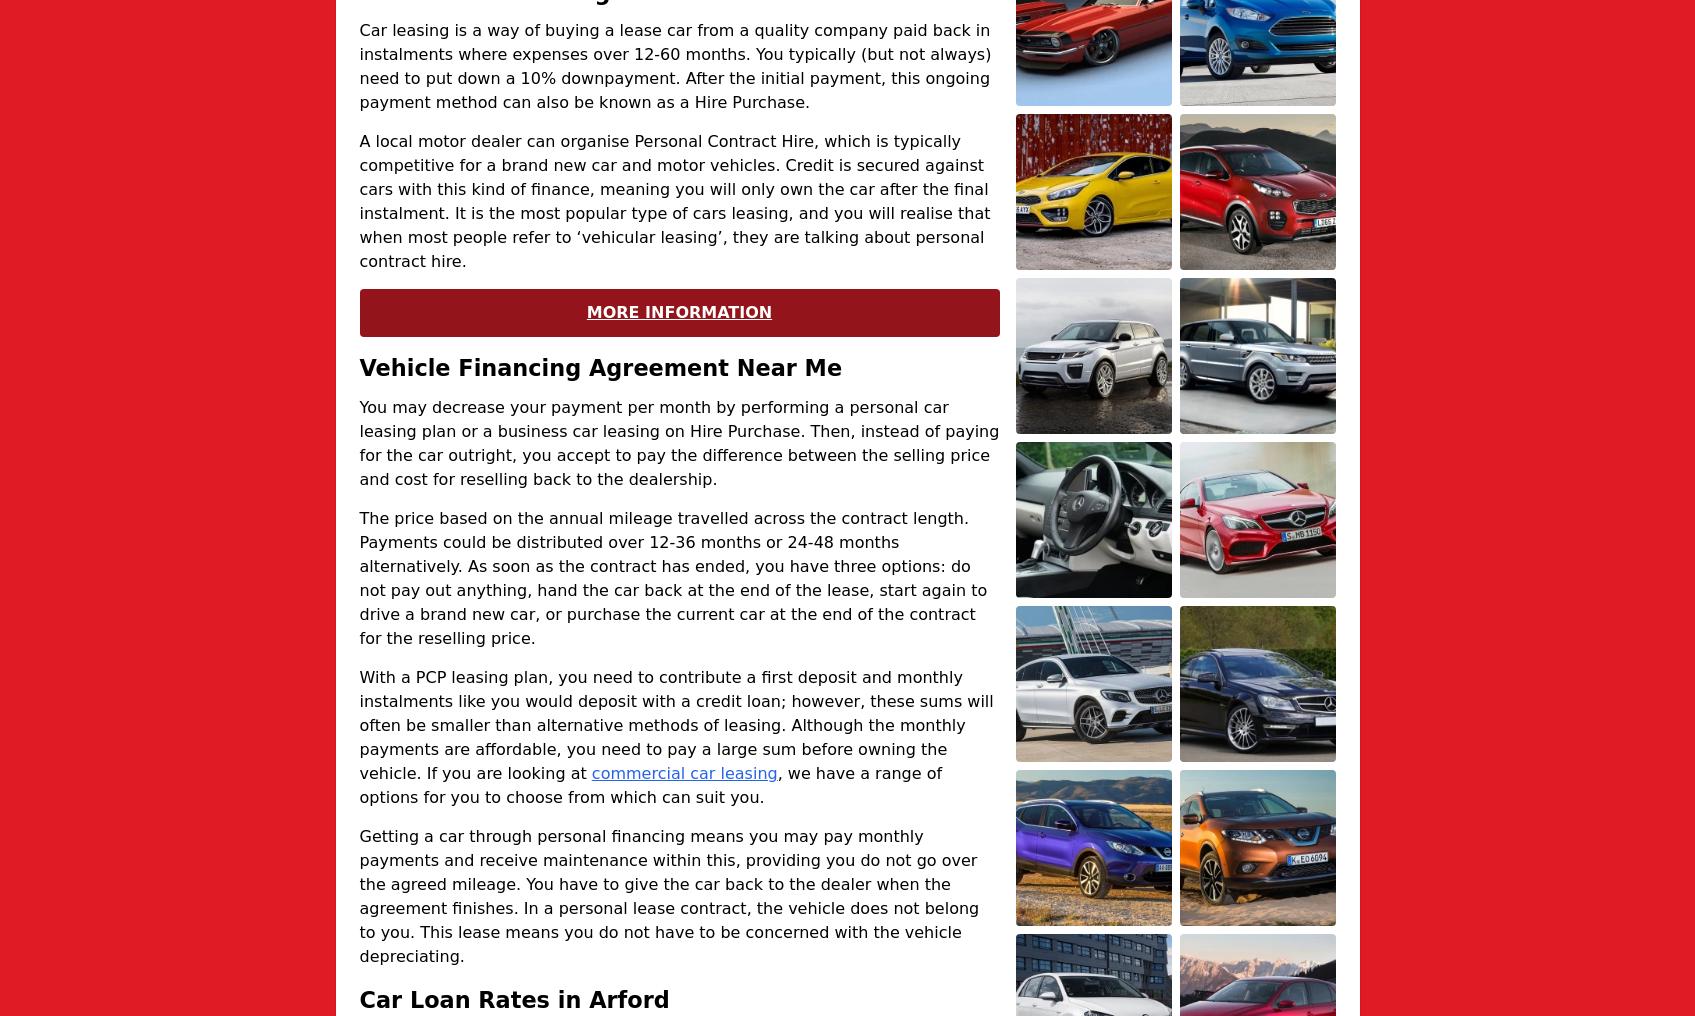 This screenshot has height=1016, width=1695. I want to click on 'Car Loan Rates in Arford', so click(358, 999).